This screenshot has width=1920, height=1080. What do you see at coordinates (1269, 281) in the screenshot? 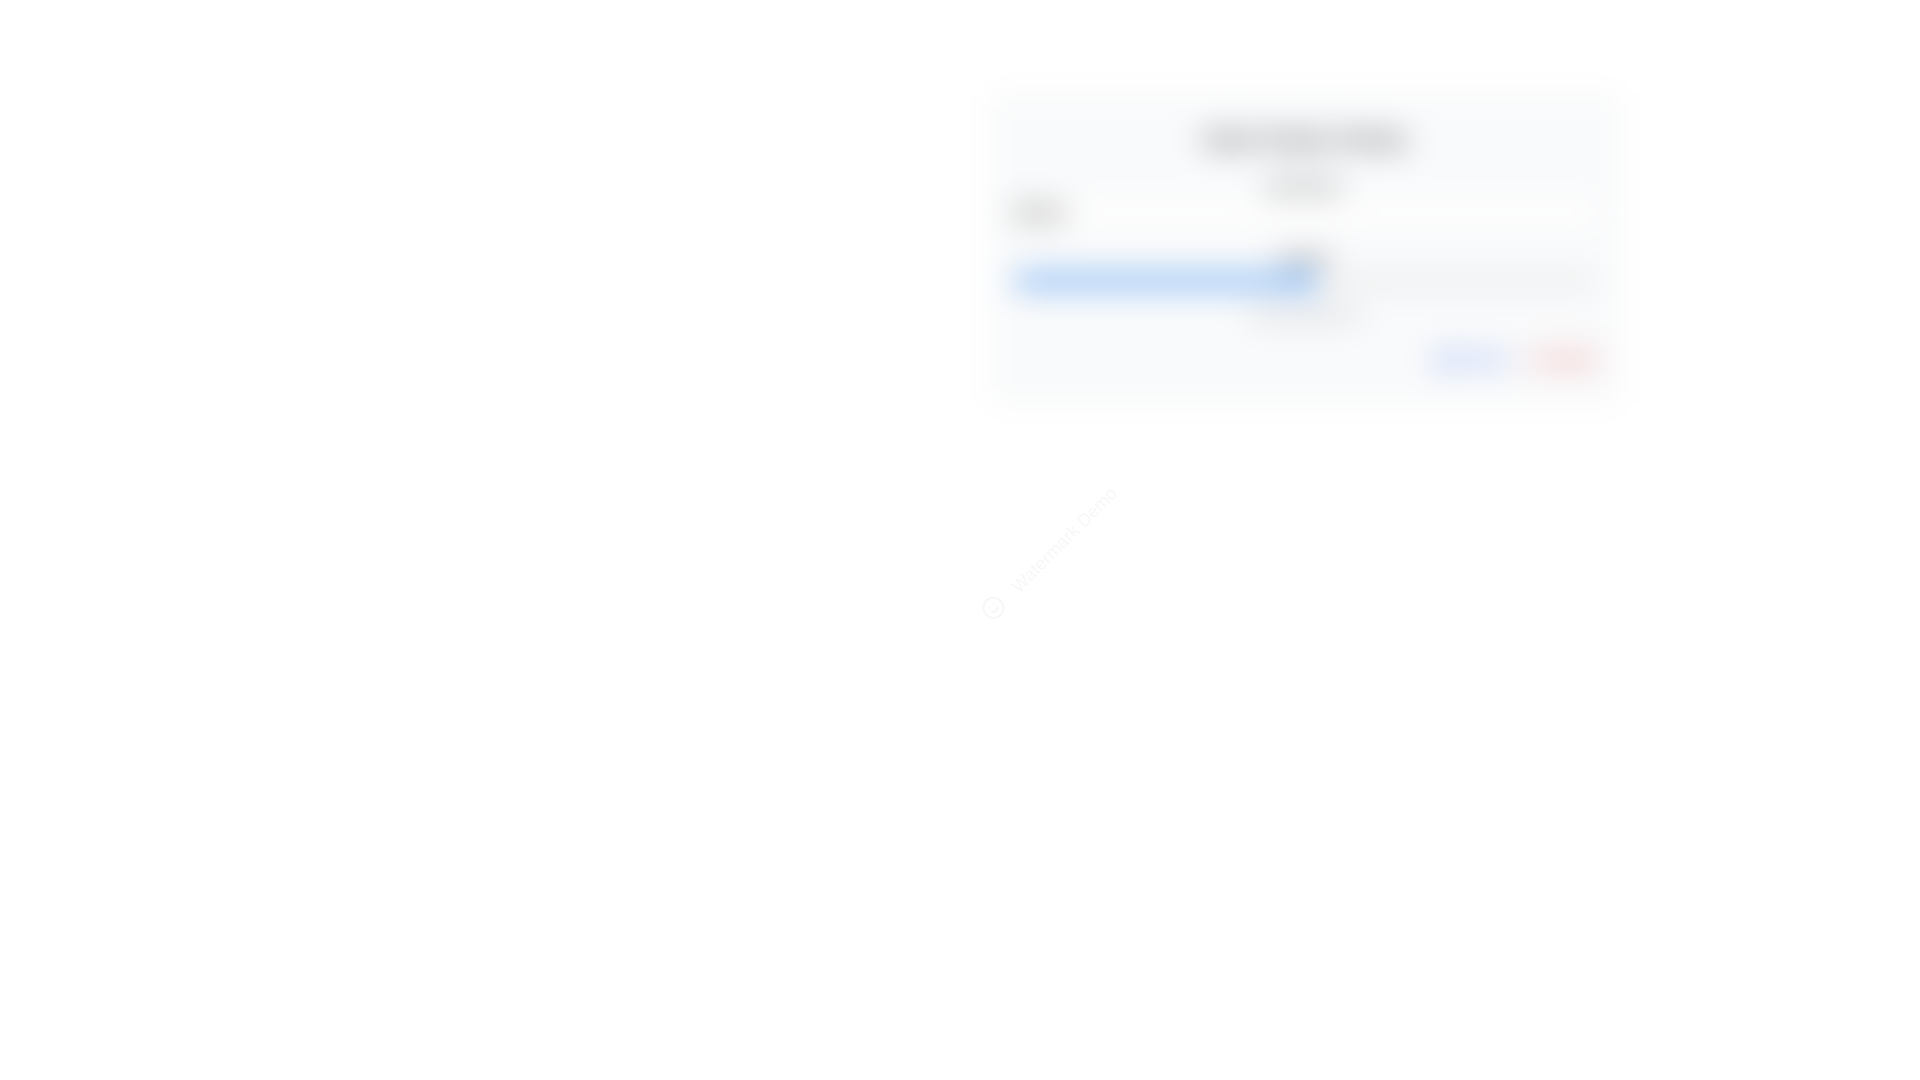
I see `the slider value` at bounding box center [1269, 281].